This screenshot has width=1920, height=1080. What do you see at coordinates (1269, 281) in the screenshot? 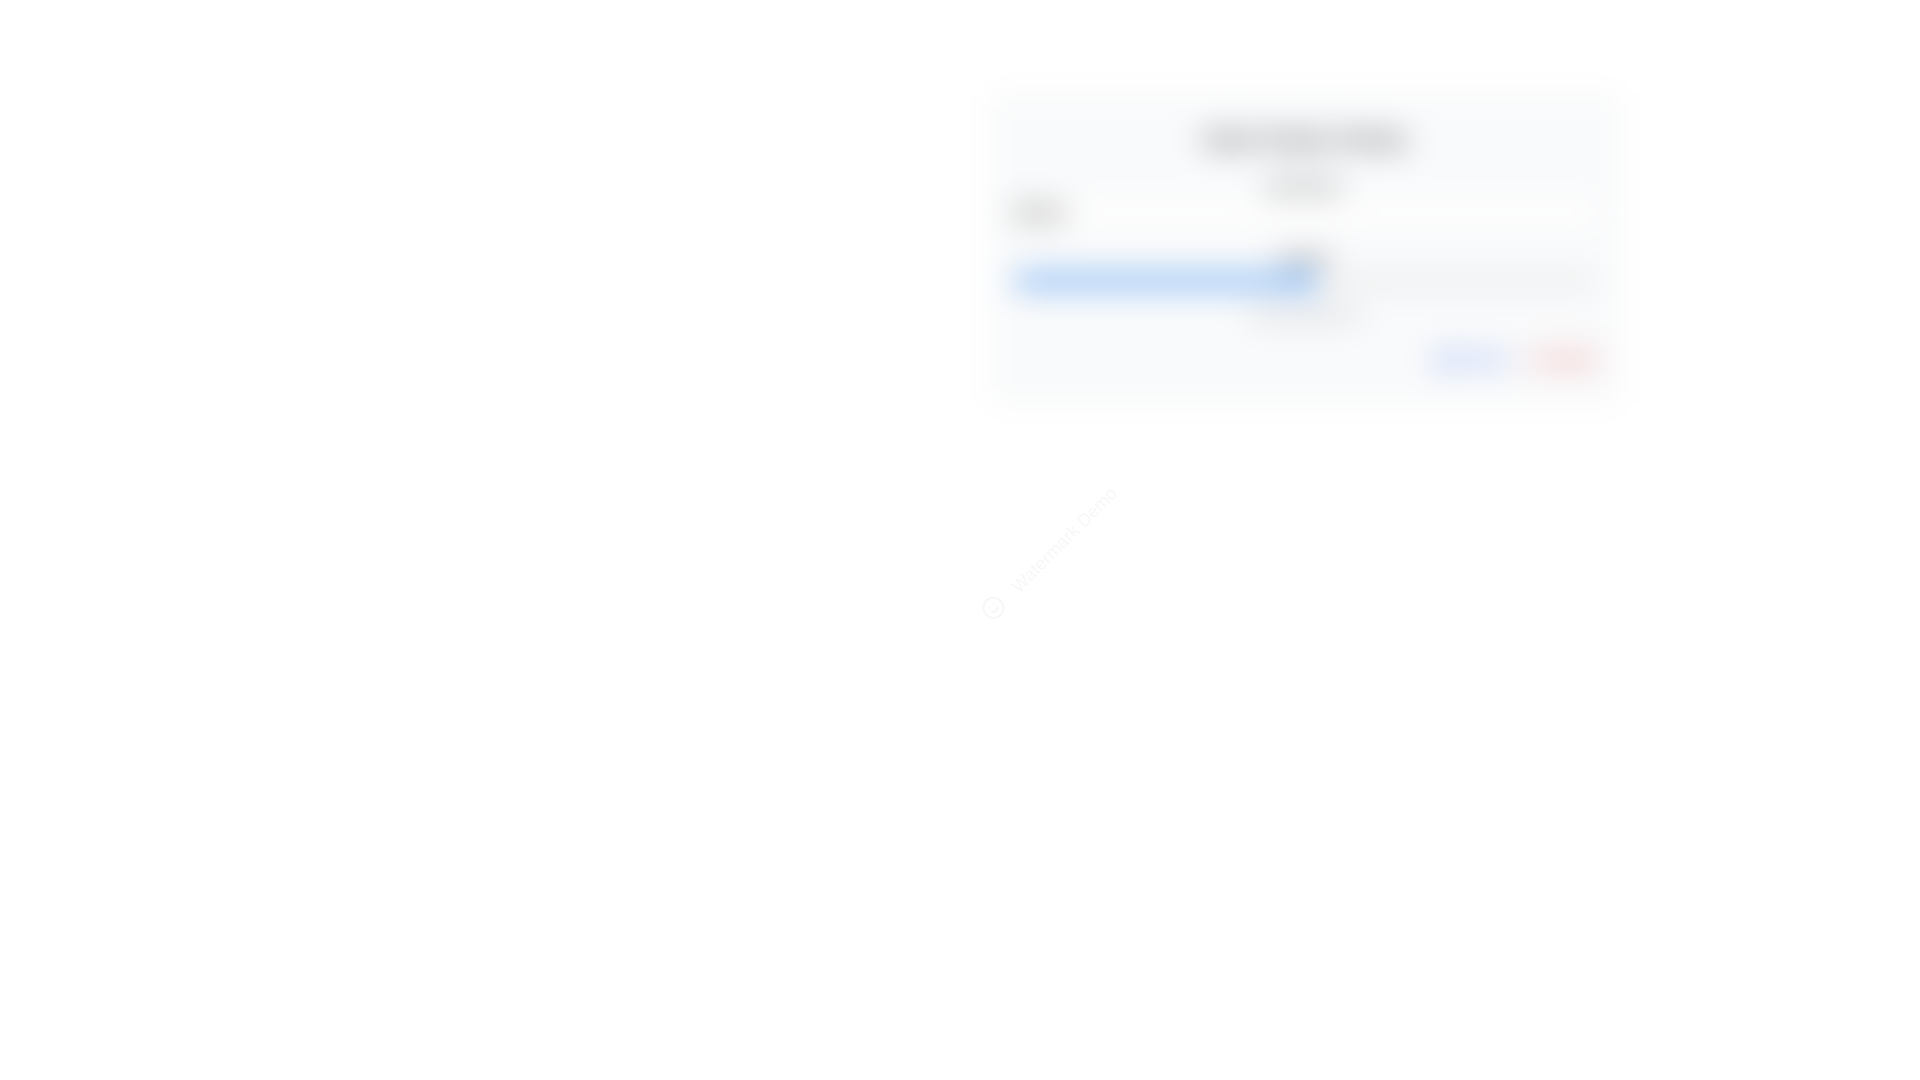
I see `the slider value` at bounding box center [1269, 281].